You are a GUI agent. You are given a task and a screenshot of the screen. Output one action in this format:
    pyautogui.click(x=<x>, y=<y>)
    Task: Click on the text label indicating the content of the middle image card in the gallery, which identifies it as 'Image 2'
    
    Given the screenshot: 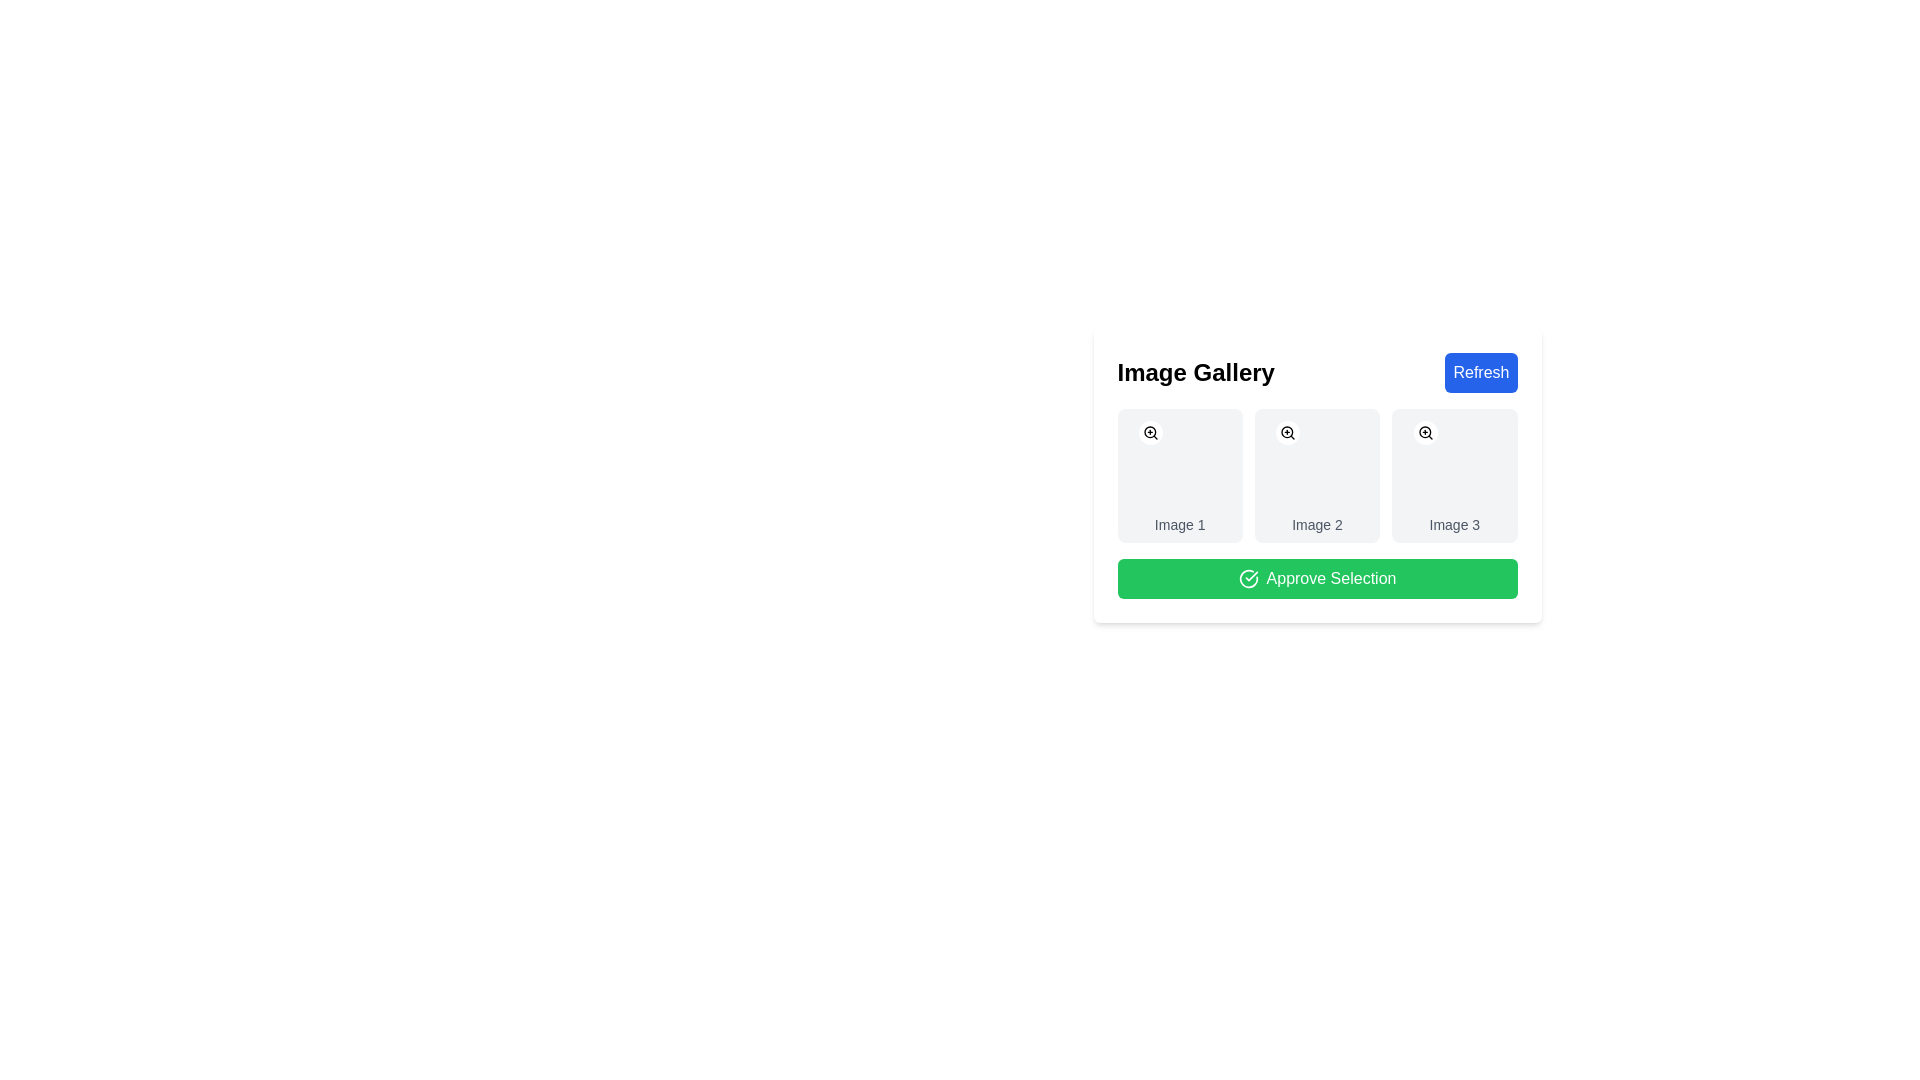 What is the action you would take?
    pyautogui.click(x=1317, y=523)
    